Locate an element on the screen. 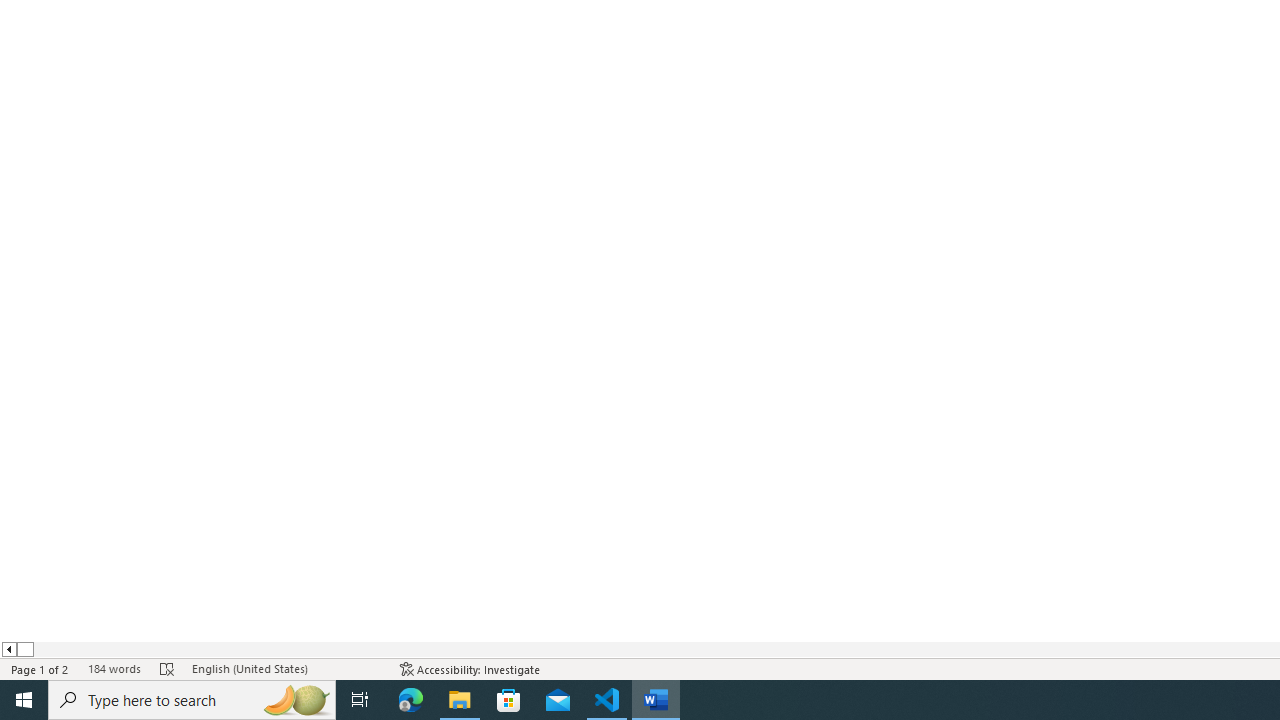 Image resolution: width=1280 pixels, height=720 pixels. 'File Explorer - 1 running window' is located at coordinates (459, 698).